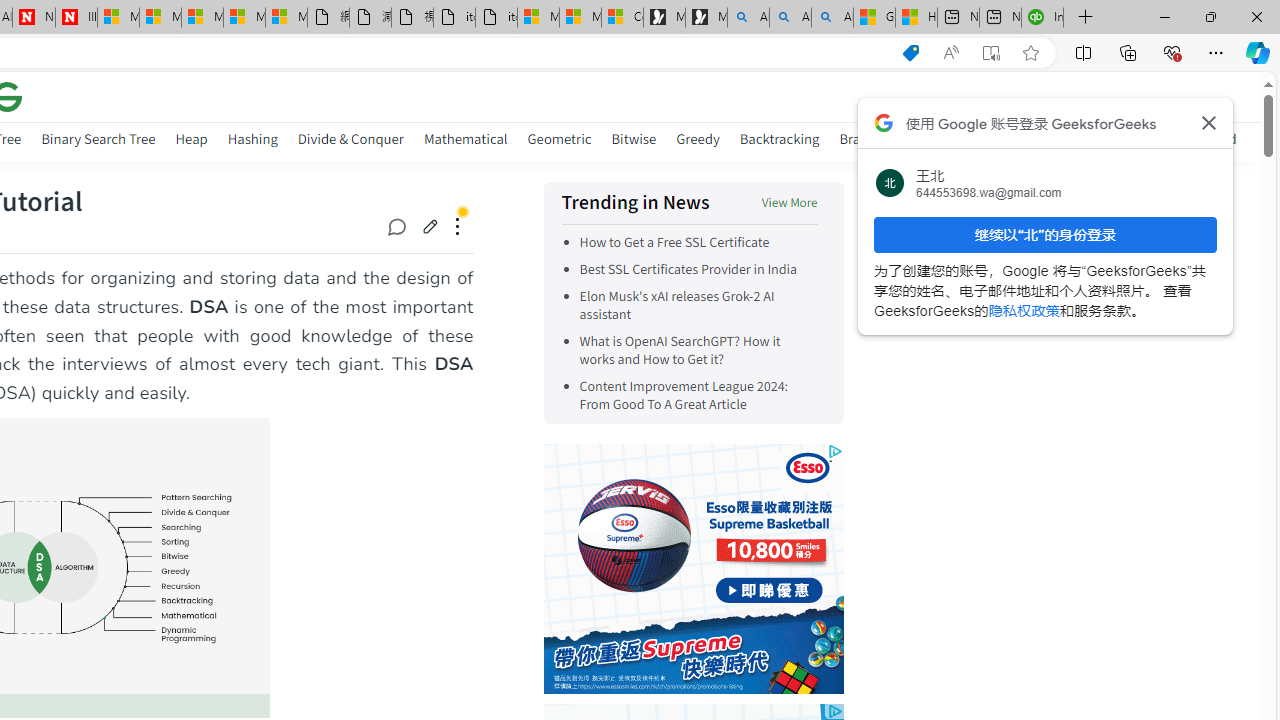 The height and width of the screenshot is (720, 1280). What do you see at coordinates (747, 17) in the screenshot?
I see `'Alabama high school quarterback dies - Search'` at bounding box center [747, 17].